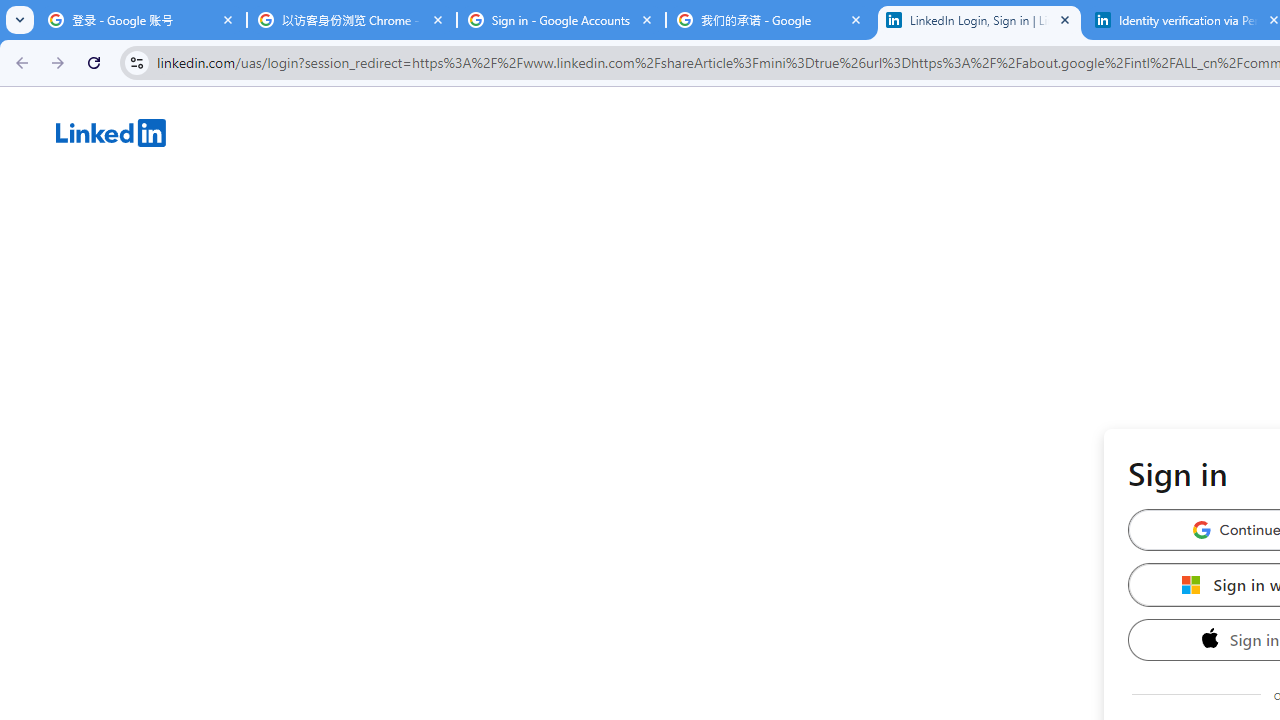  Describe the element at coordinates (560, 20) in the screenshot. I see `'Sign in - Google Accounts'` at that location.